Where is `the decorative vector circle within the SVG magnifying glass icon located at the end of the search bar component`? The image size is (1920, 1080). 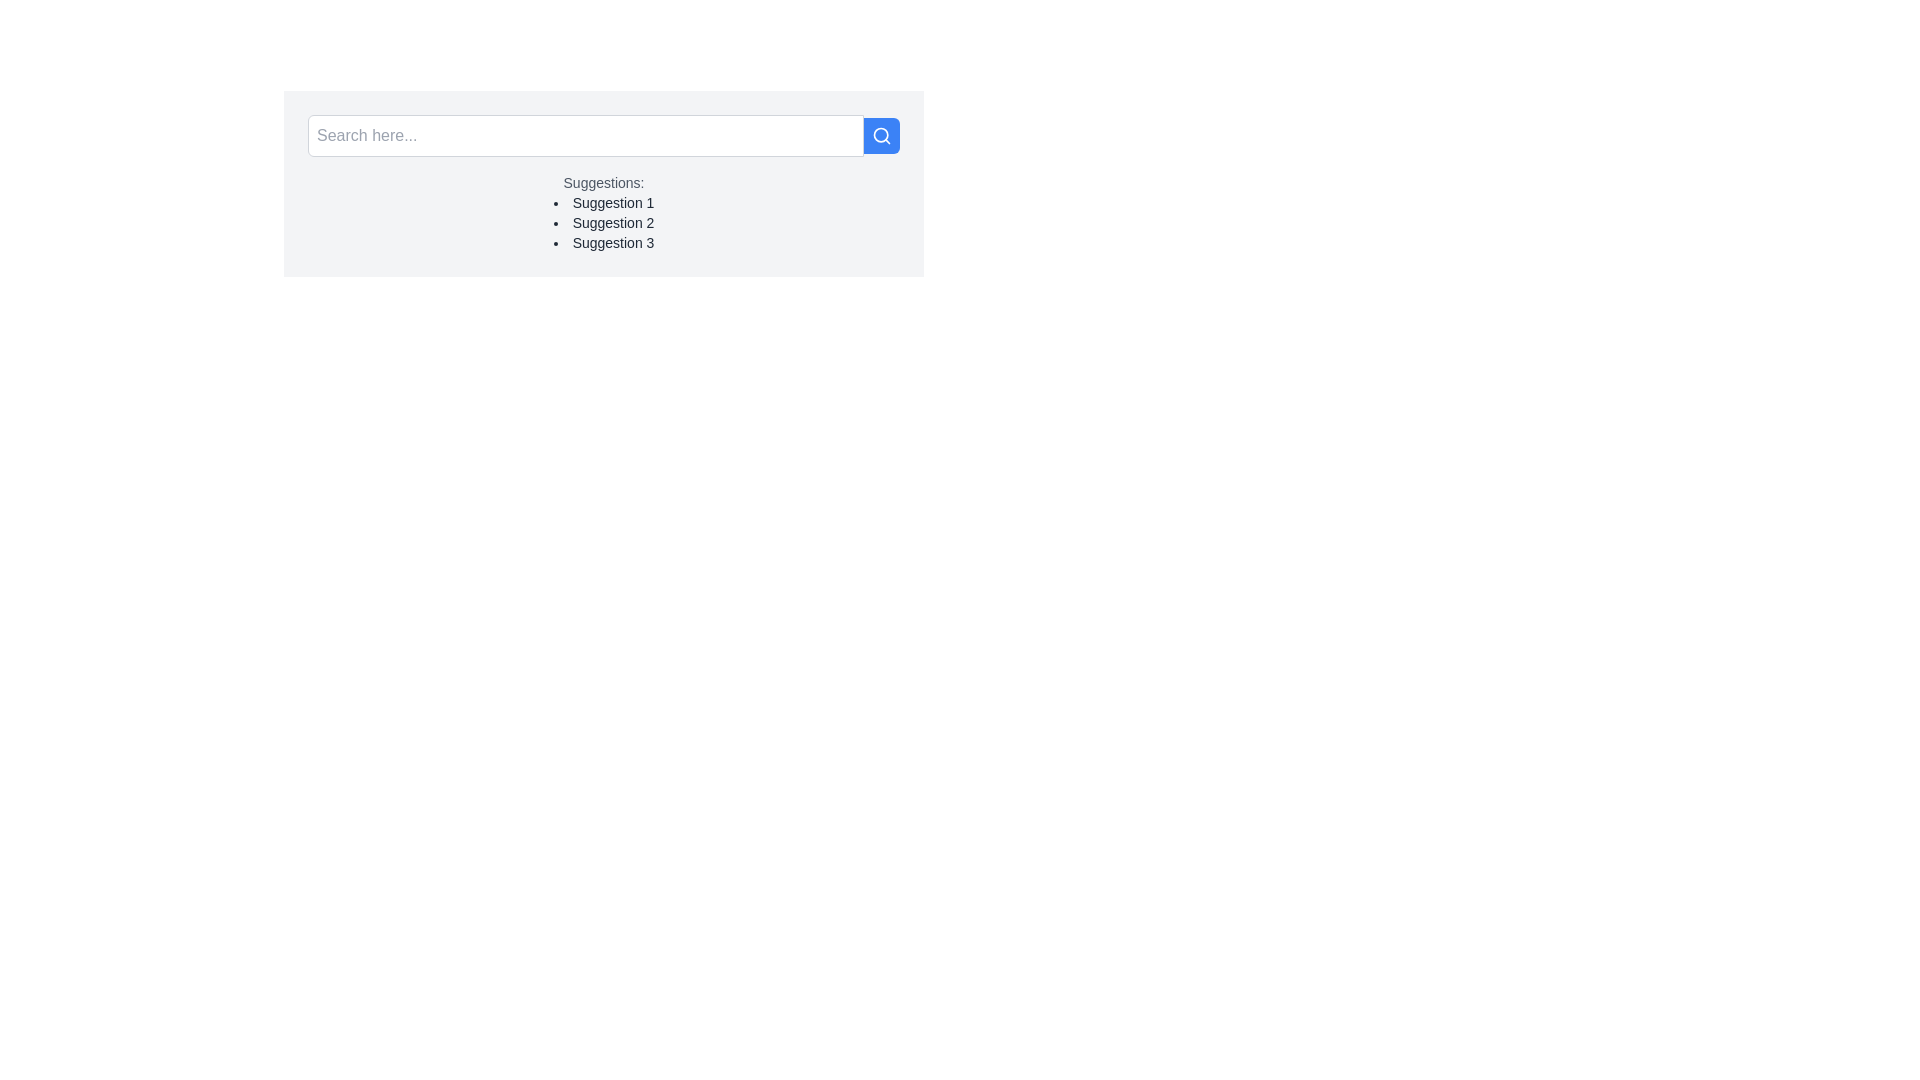 the decorative vector circle within the SVG magnifying glass icon located at the end of the search bar component is located at coordinates (880, 135).